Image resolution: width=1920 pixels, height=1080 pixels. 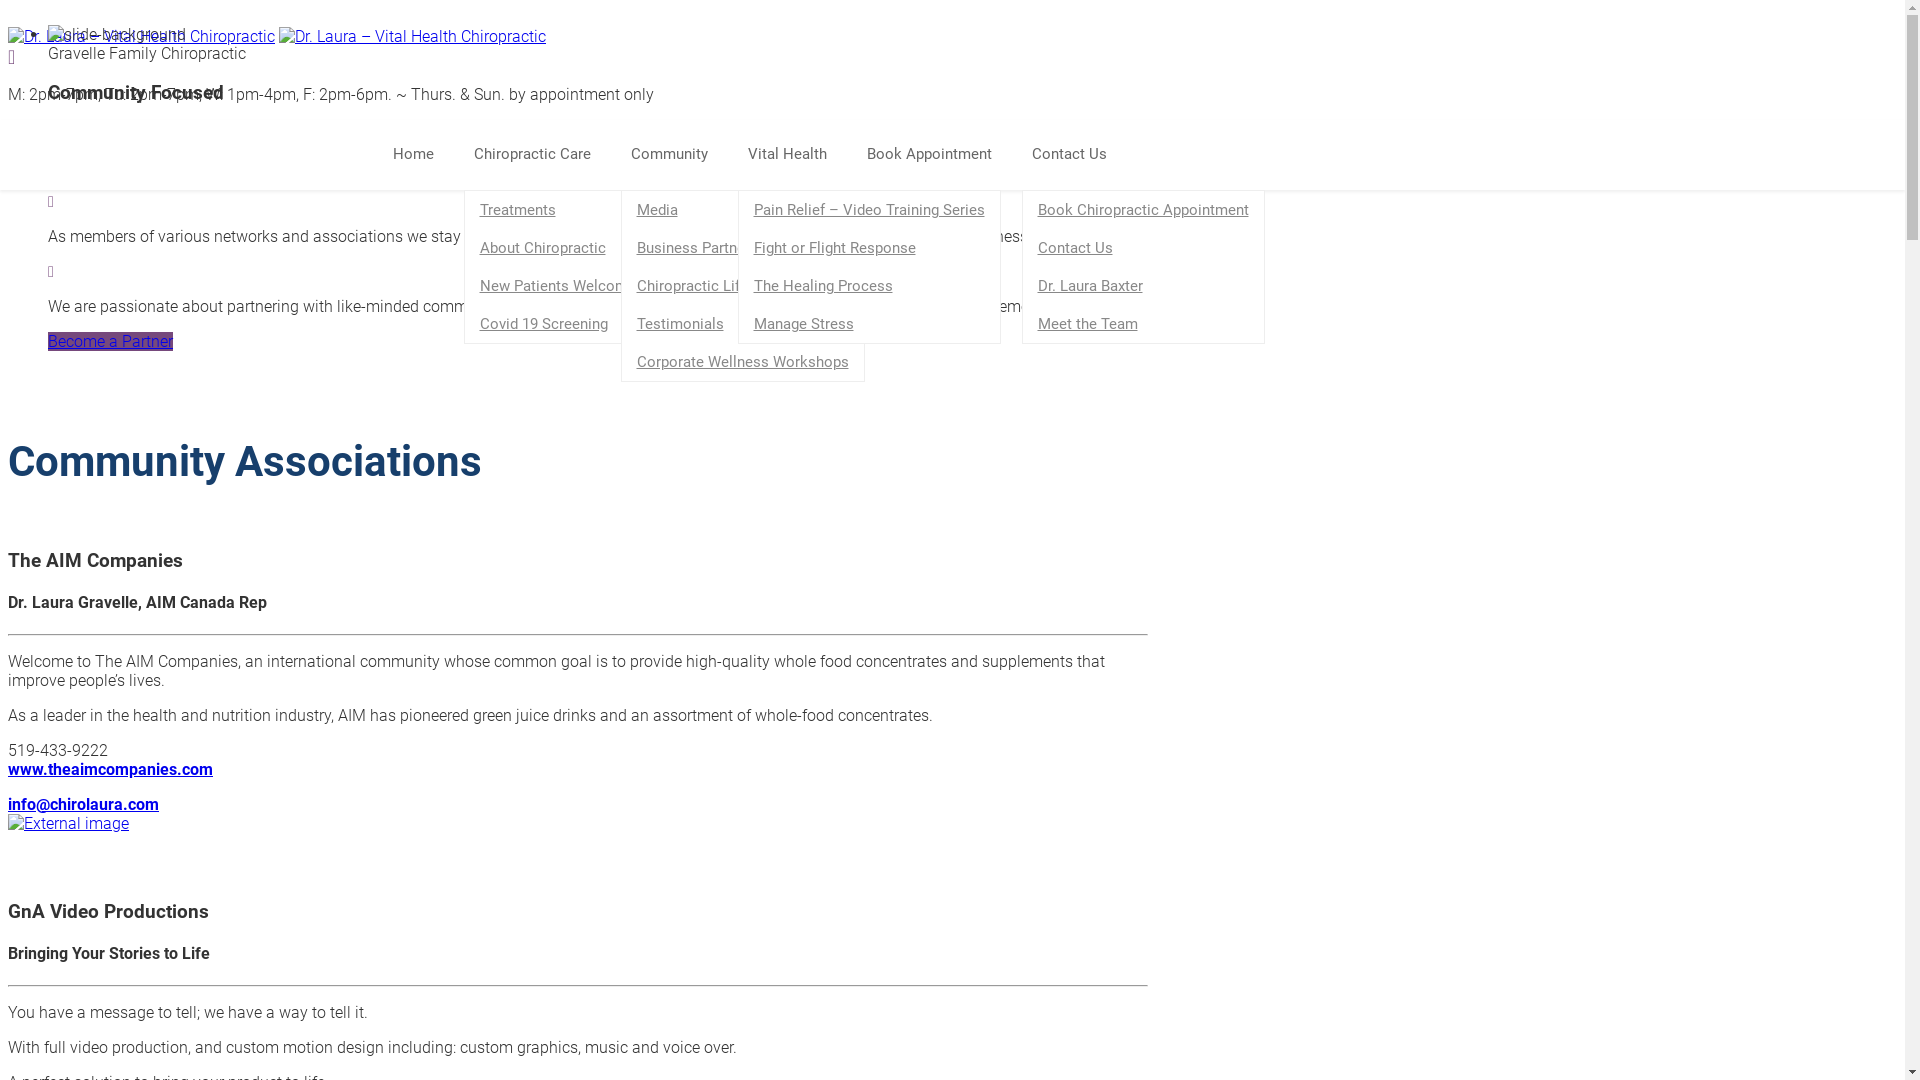 What do you see at coordinates (1142, 323) in the screenshot?
I see `'Meet the Team'` at bounding box center [1142, 323].